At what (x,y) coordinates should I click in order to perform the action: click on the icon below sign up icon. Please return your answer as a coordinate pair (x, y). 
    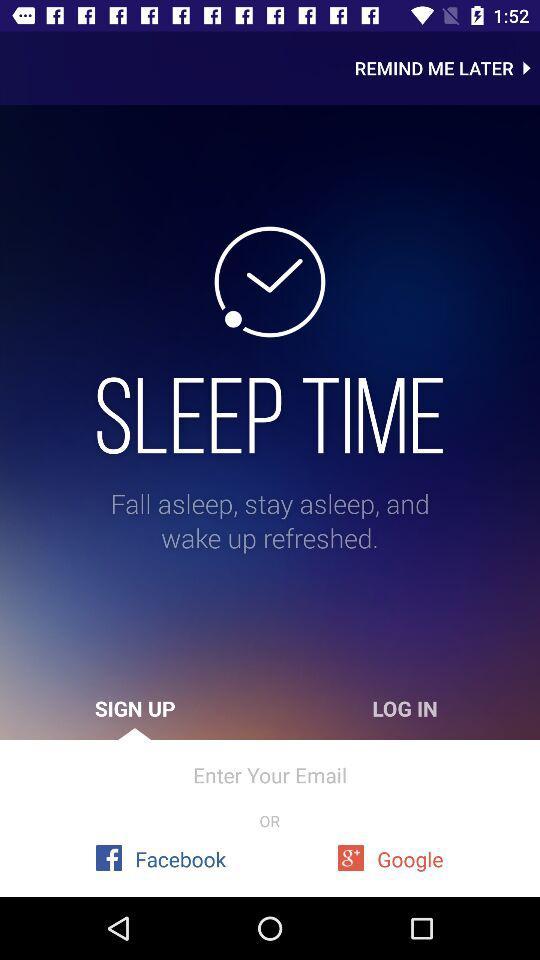
    Looking at the image, I should click on (270, 774).